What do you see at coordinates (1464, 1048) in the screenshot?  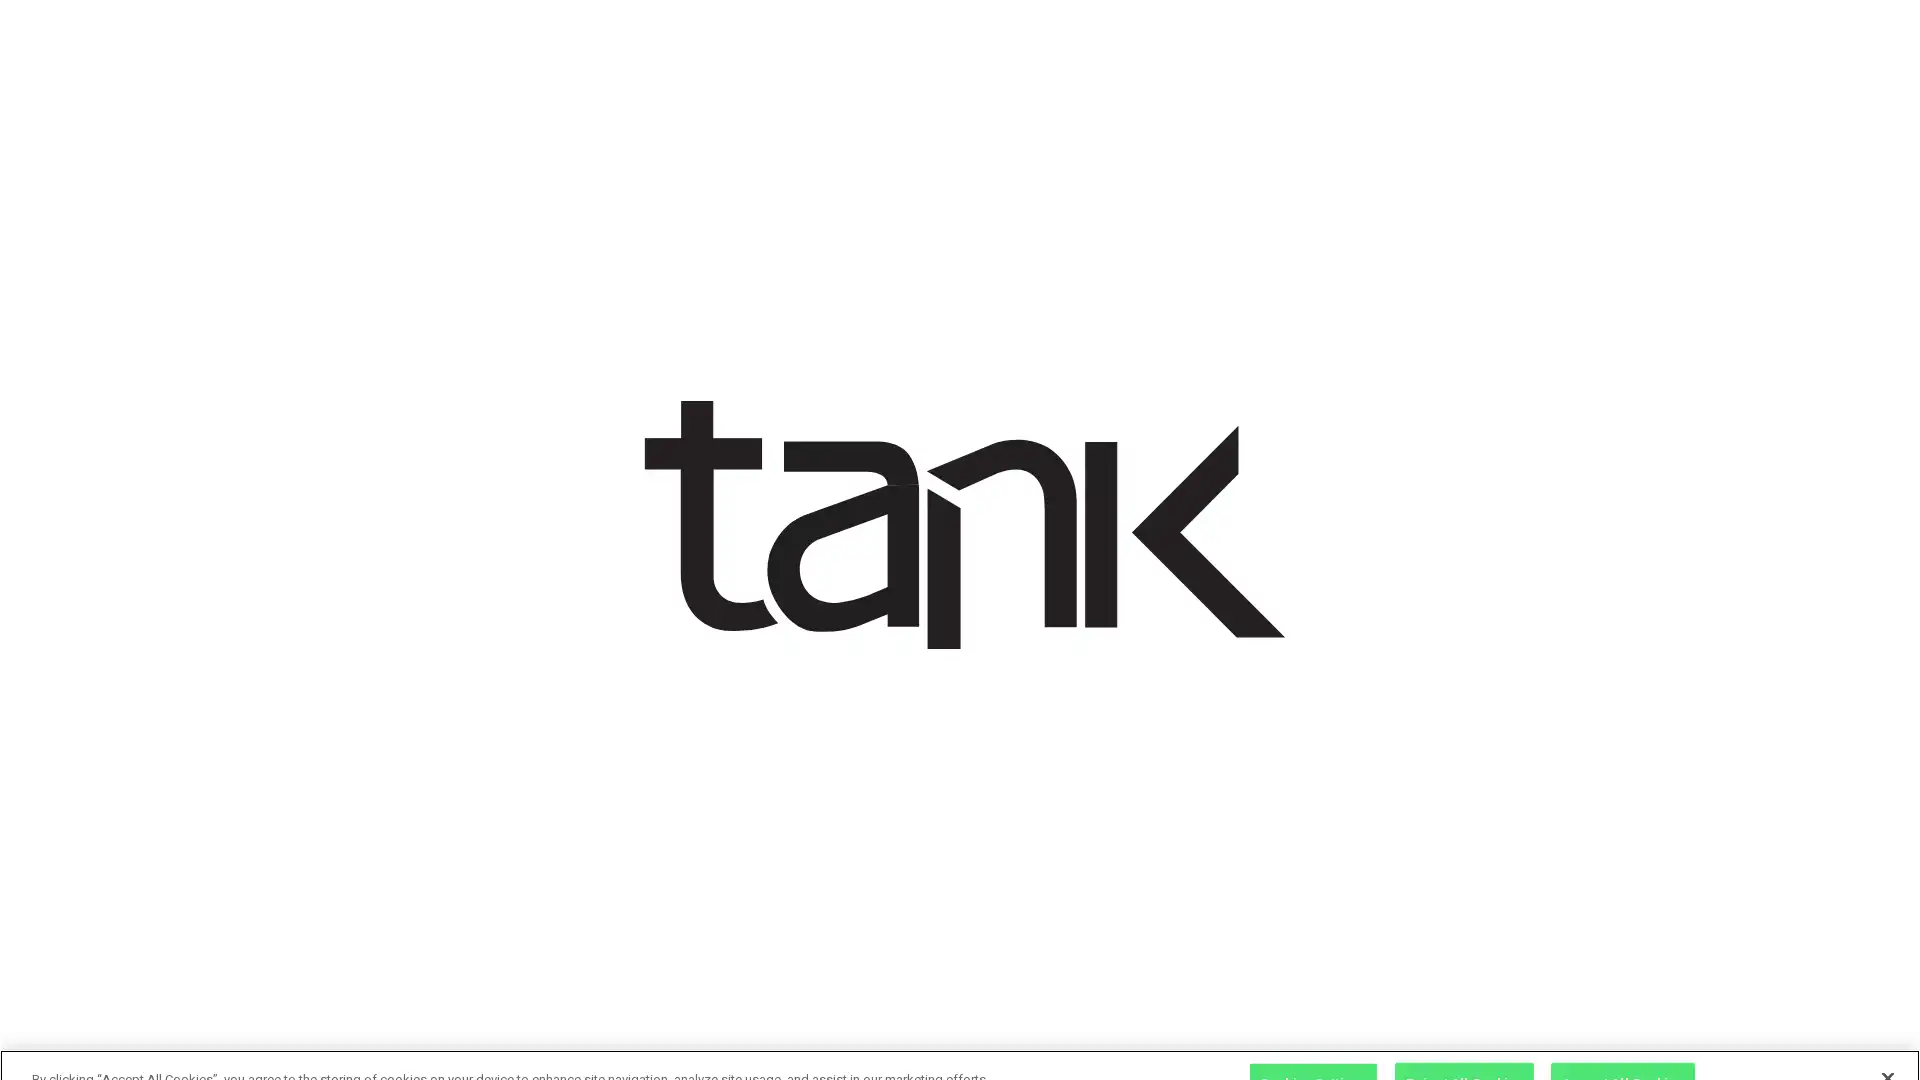 I see `Reject All Cookies` at bounding box center [1464, 1048].